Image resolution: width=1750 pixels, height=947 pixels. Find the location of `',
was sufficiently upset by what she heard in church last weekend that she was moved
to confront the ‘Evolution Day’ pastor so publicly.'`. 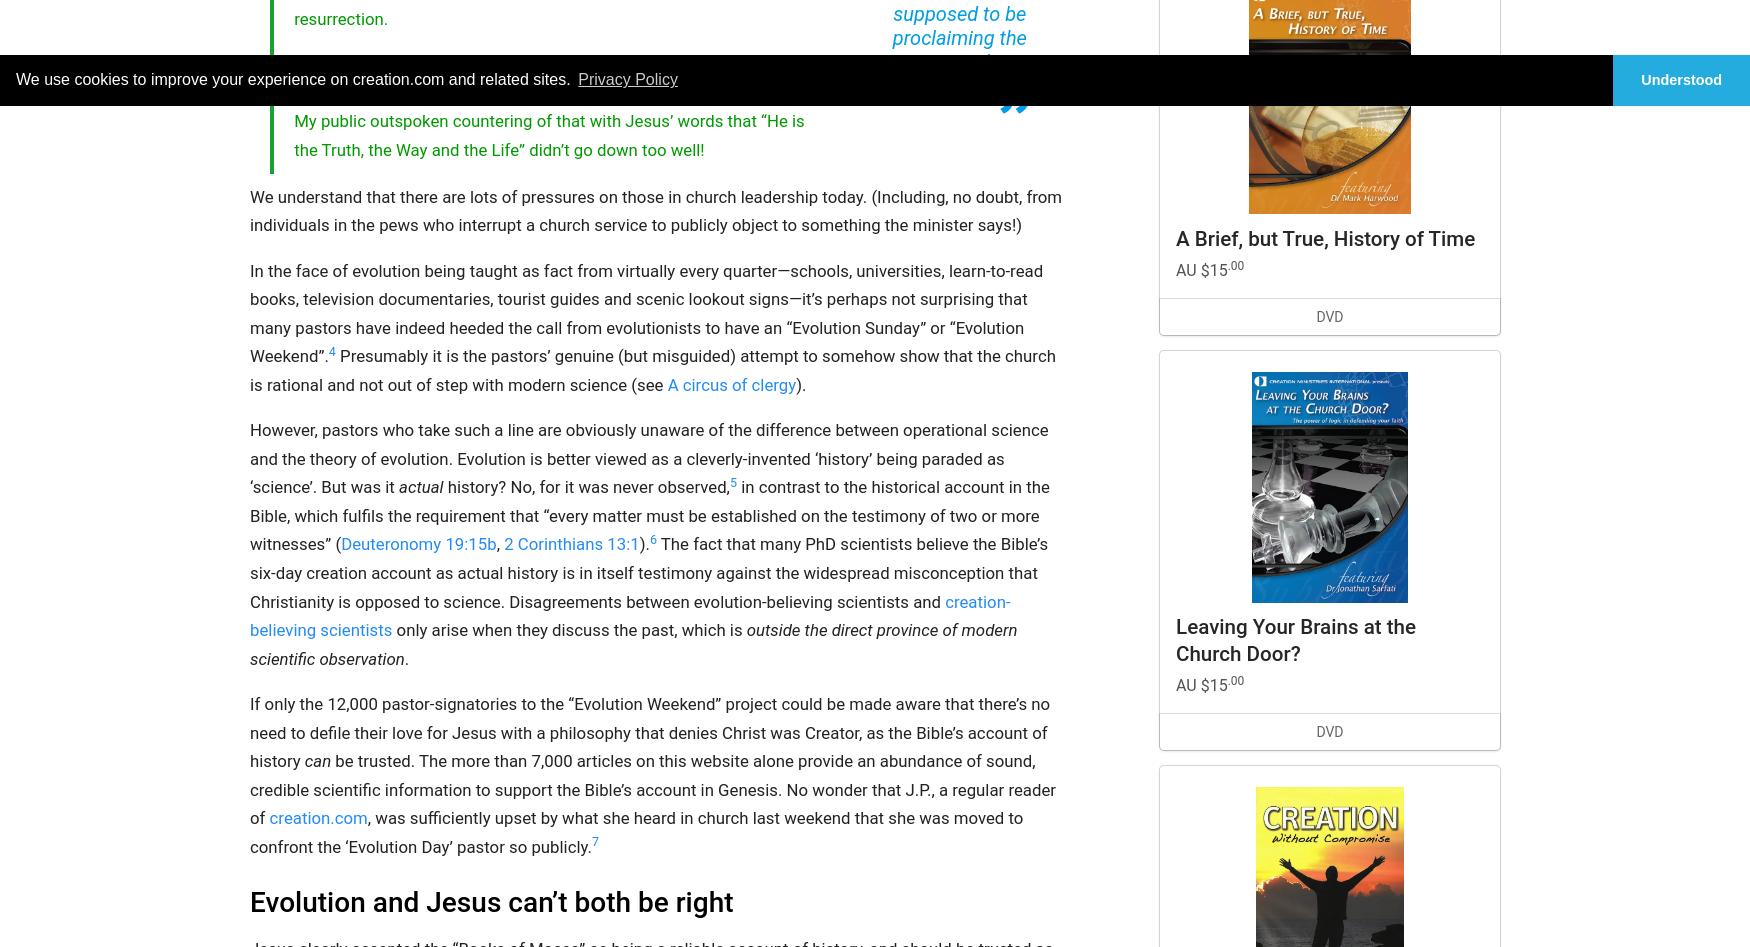

',
was sufficiently upset by what she heard in church last weekend that she was moved
to confront the ‘Evolution Day’ pastor so publicly.' is located at coordinates (635, 832).